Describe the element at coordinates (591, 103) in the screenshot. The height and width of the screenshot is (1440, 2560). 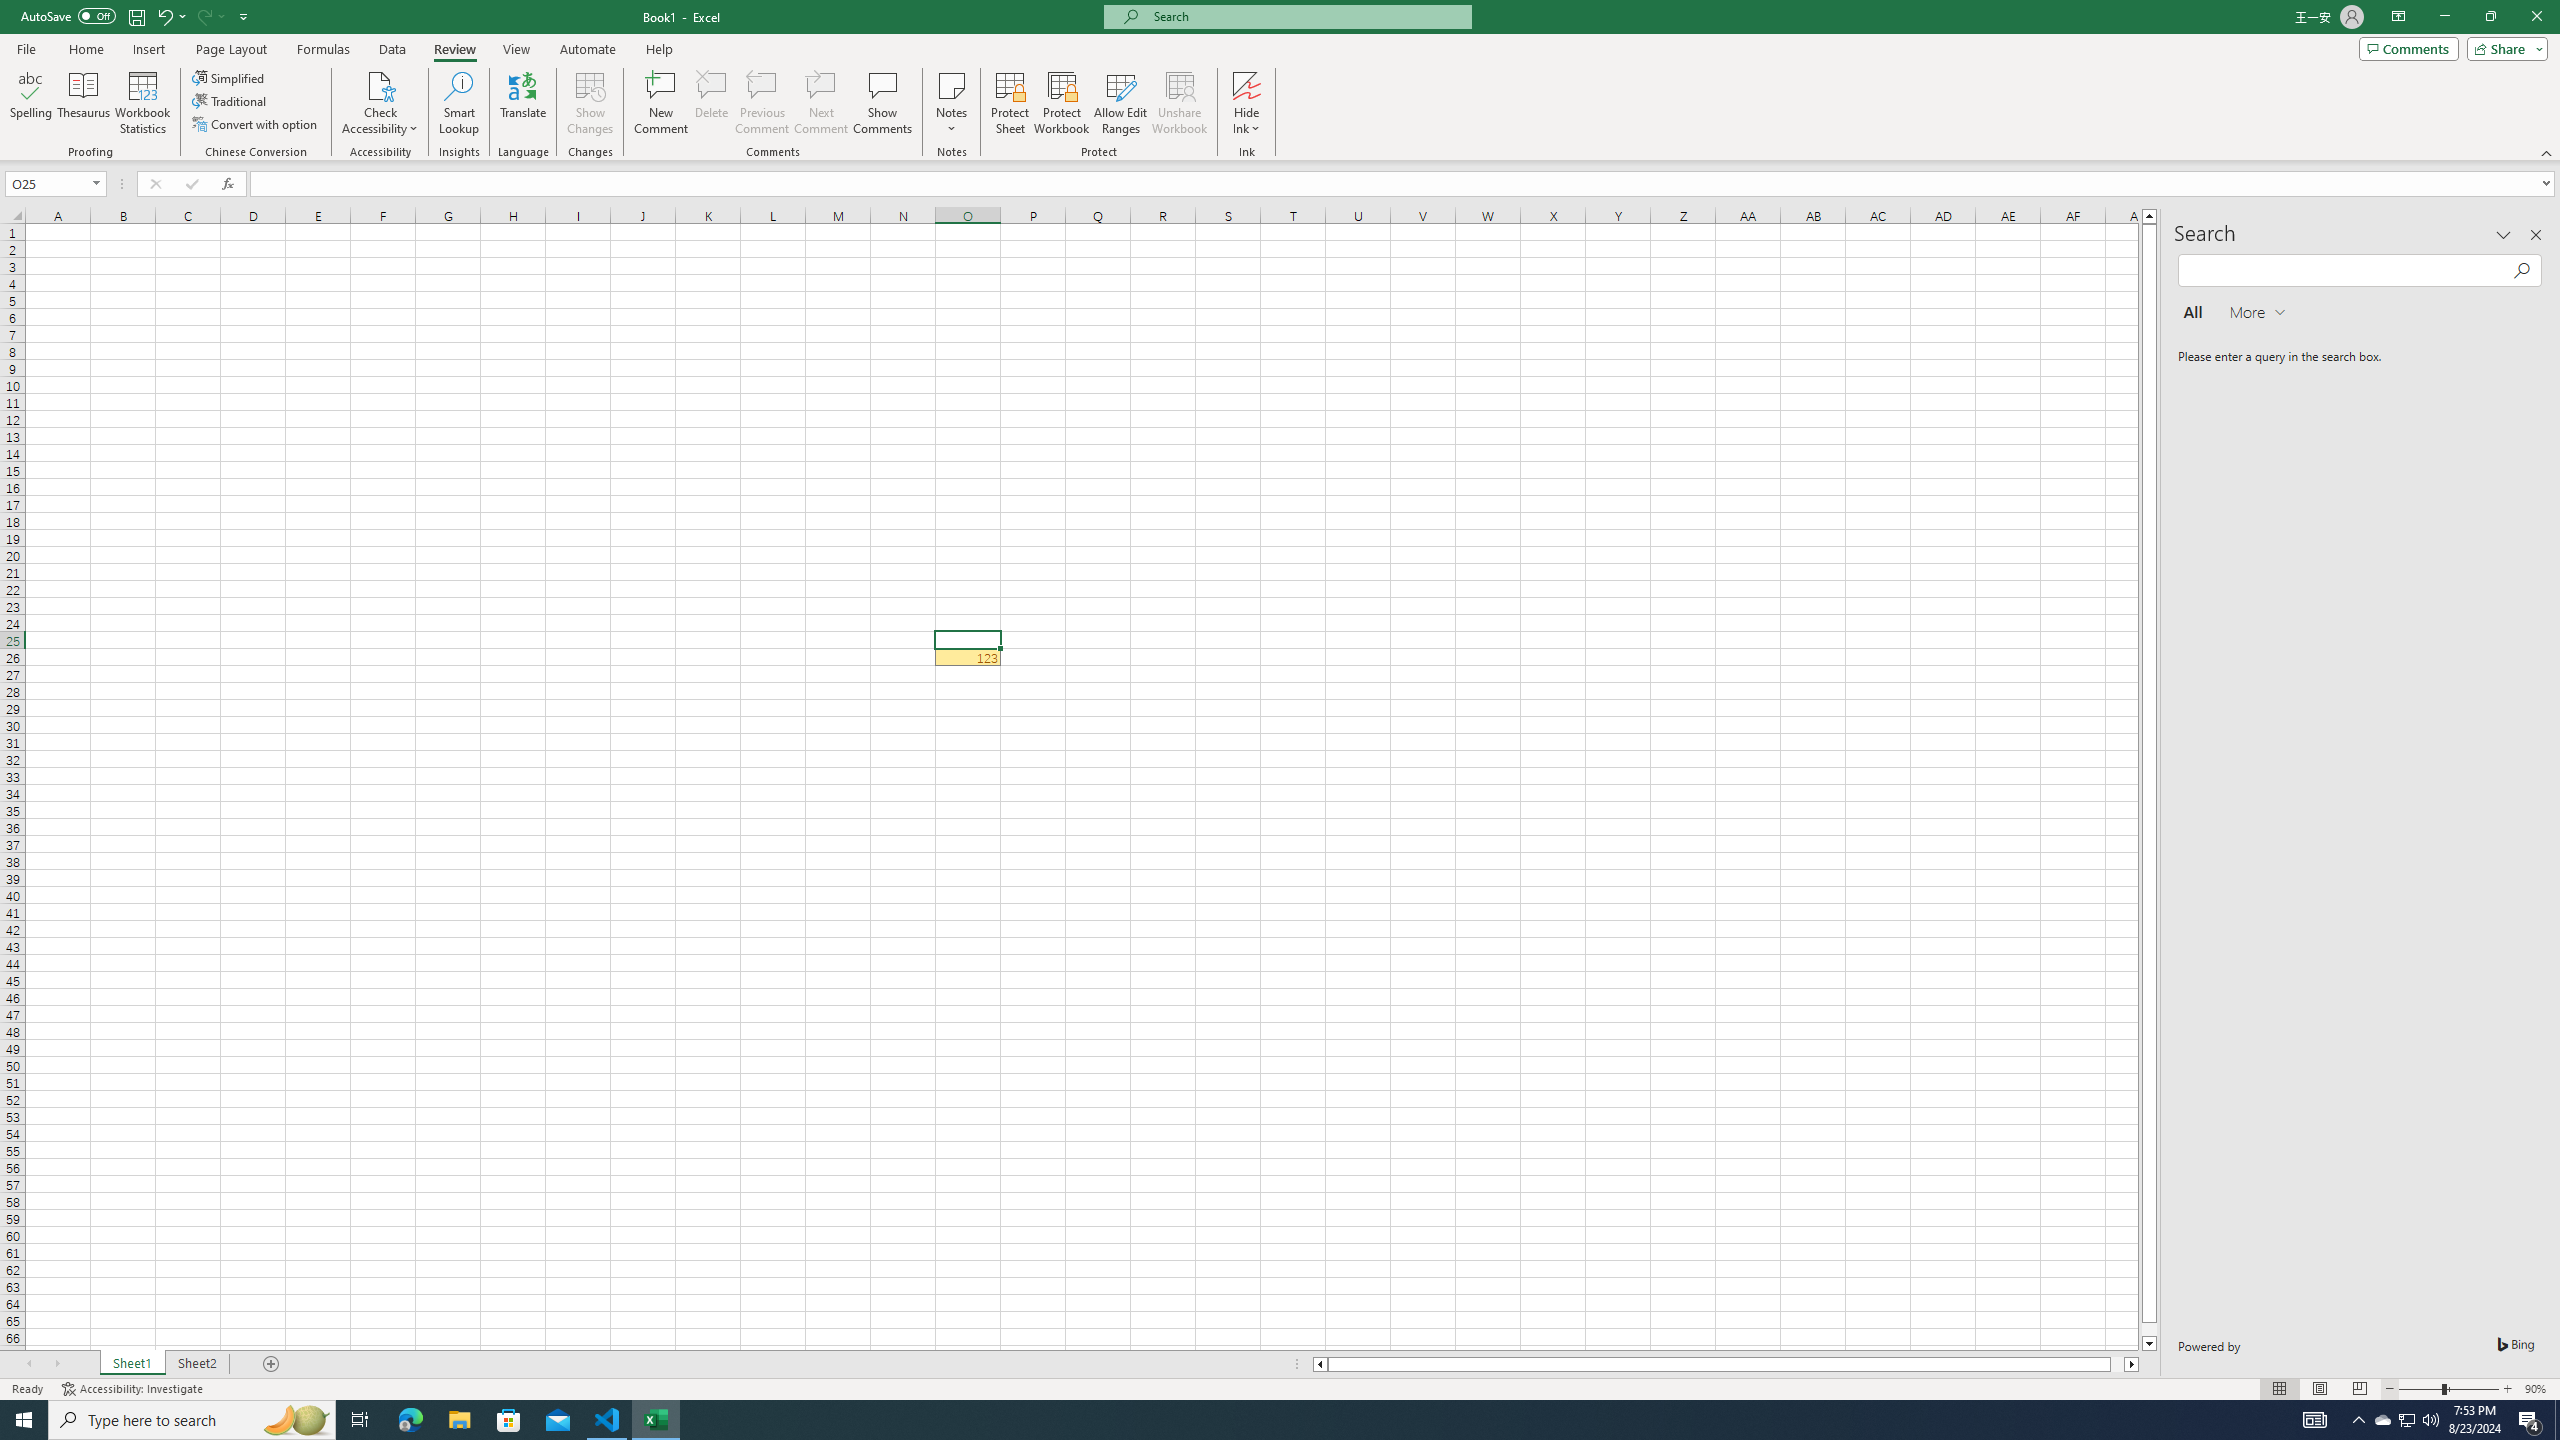
I see `'Show Changes'` at that location.